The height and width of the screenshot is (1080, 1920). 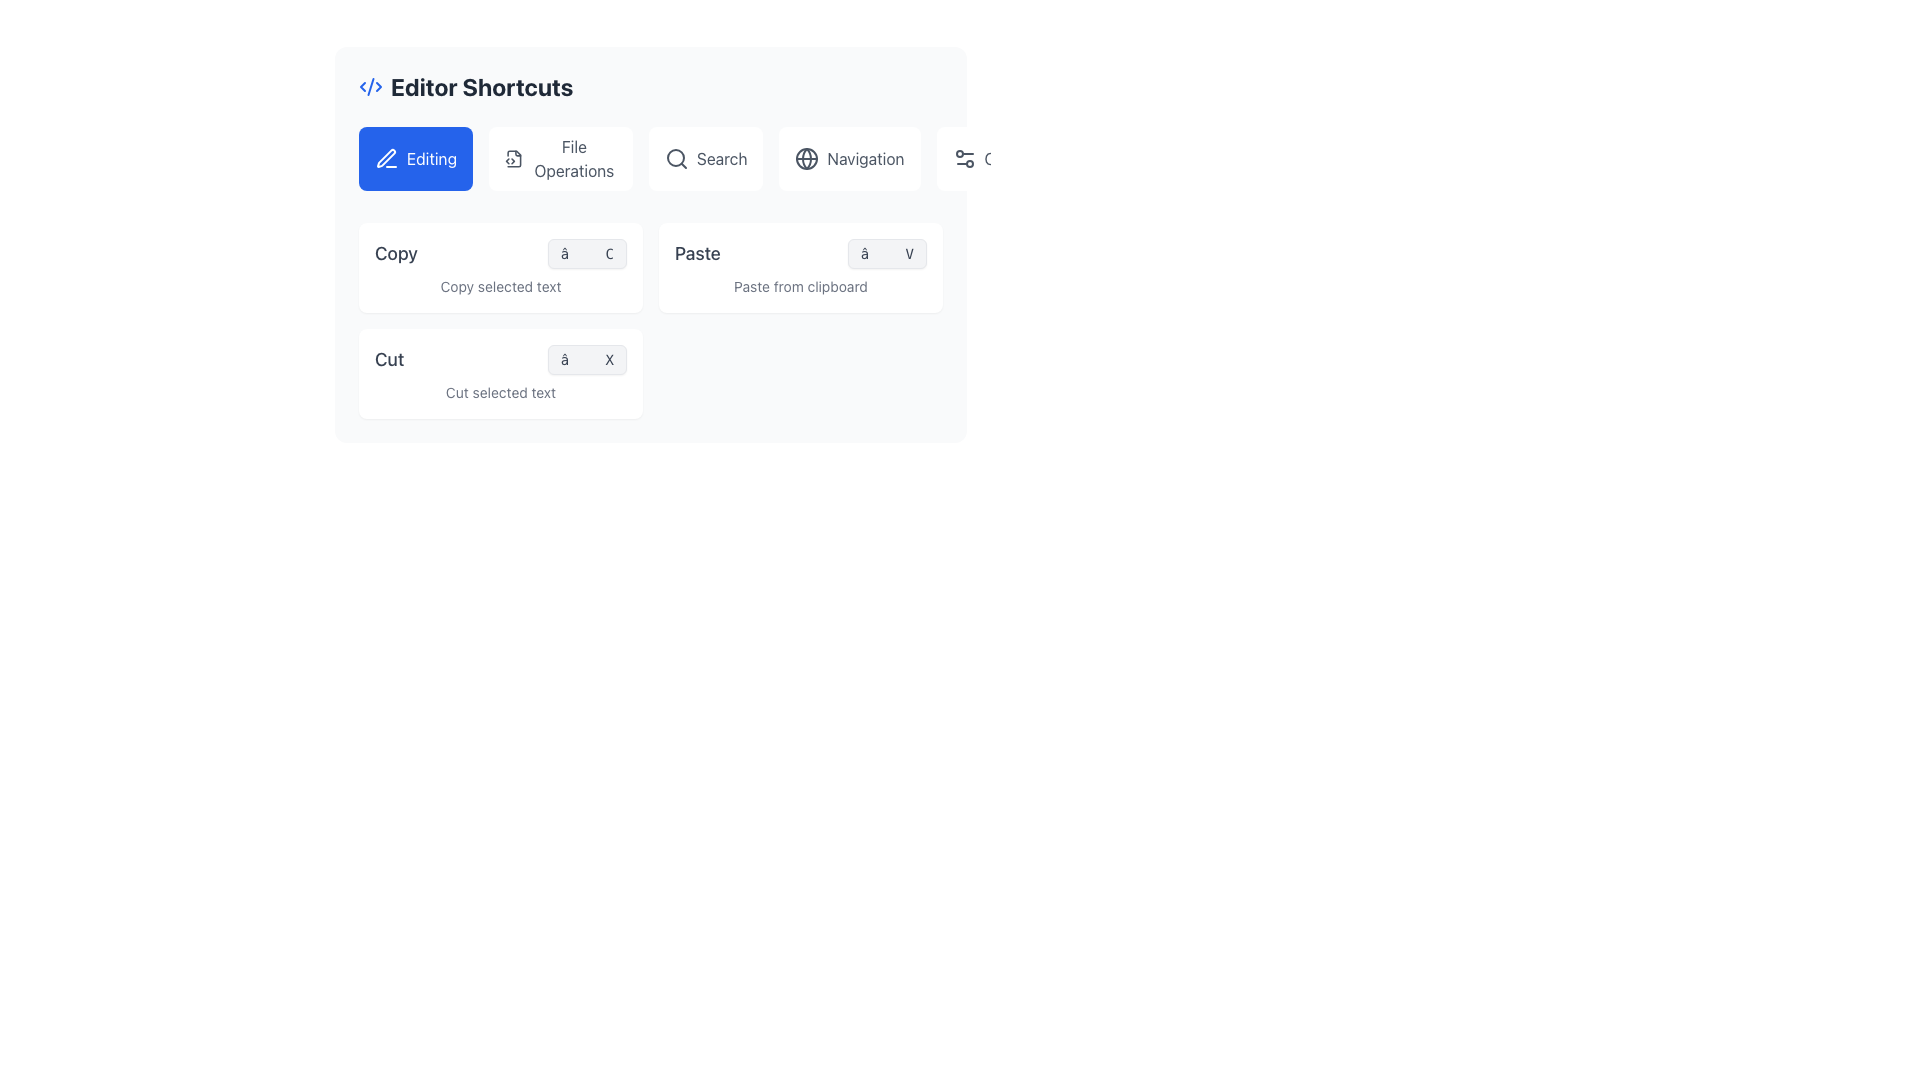 What do you see at coordinates (705, 157) in the screenshot?
I see `the search button located in the navigation bar, which is the third option from the left` at bounding box center [705, 157].